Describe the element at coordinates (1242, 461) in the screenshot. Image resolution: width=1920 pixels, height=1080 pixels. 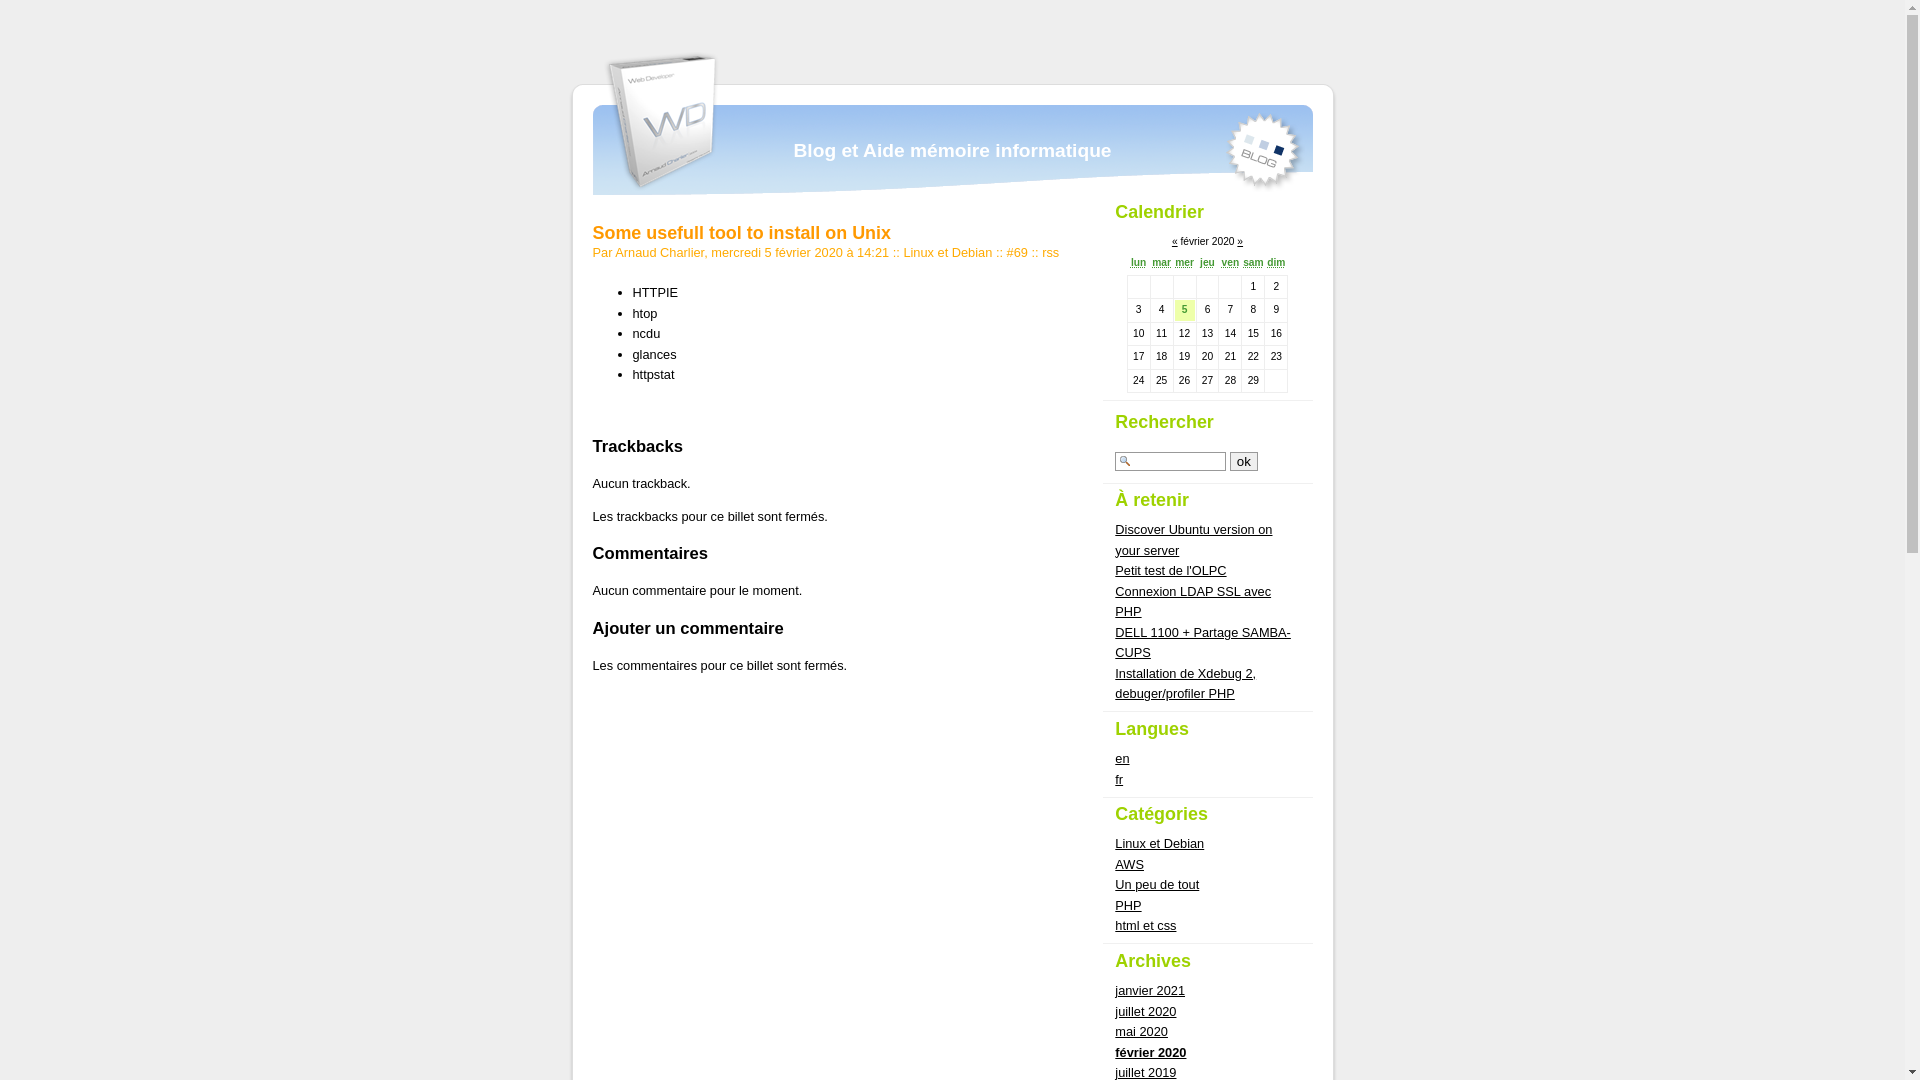
I see `'ok'` at that location.